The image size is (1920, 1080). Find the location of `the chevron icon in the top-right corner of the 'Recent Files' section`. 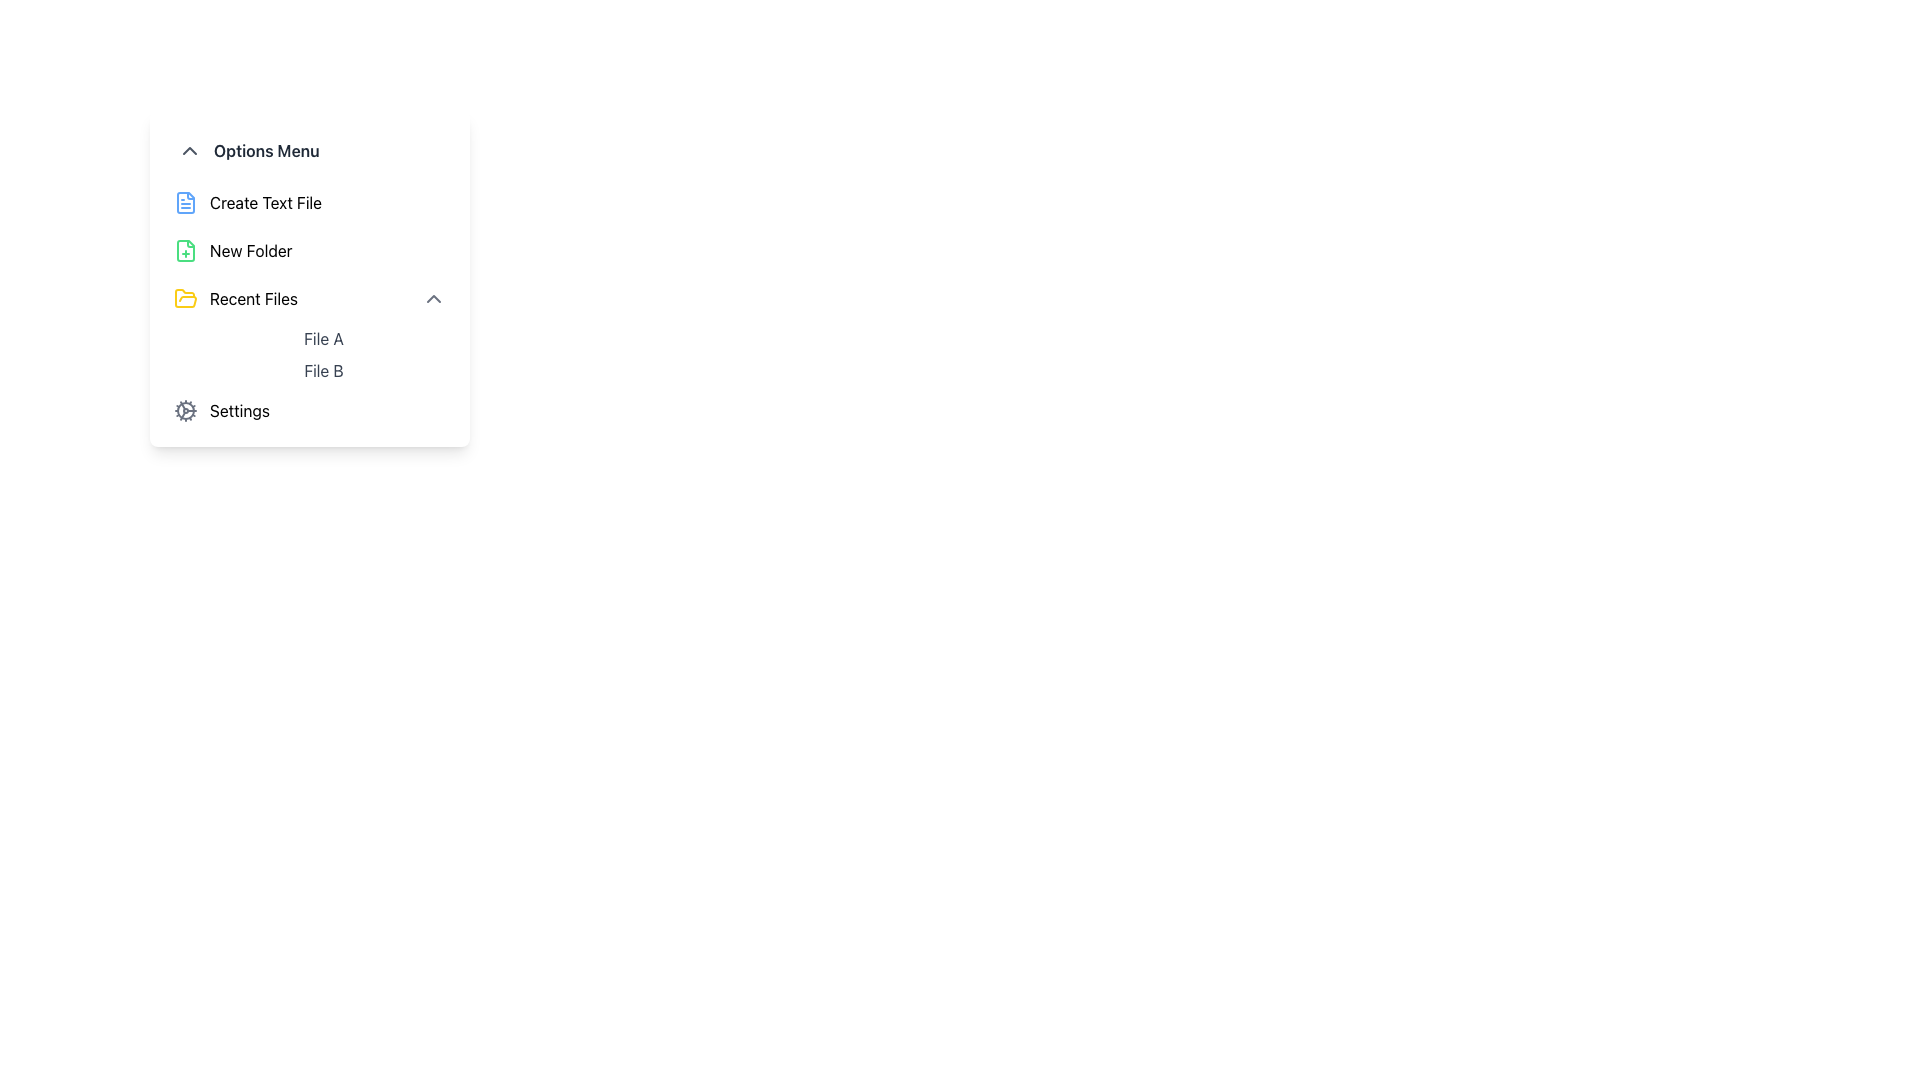

the chevron icon in the top-right corner of the 'Recent Files' section is located at coordinates (432, 299).